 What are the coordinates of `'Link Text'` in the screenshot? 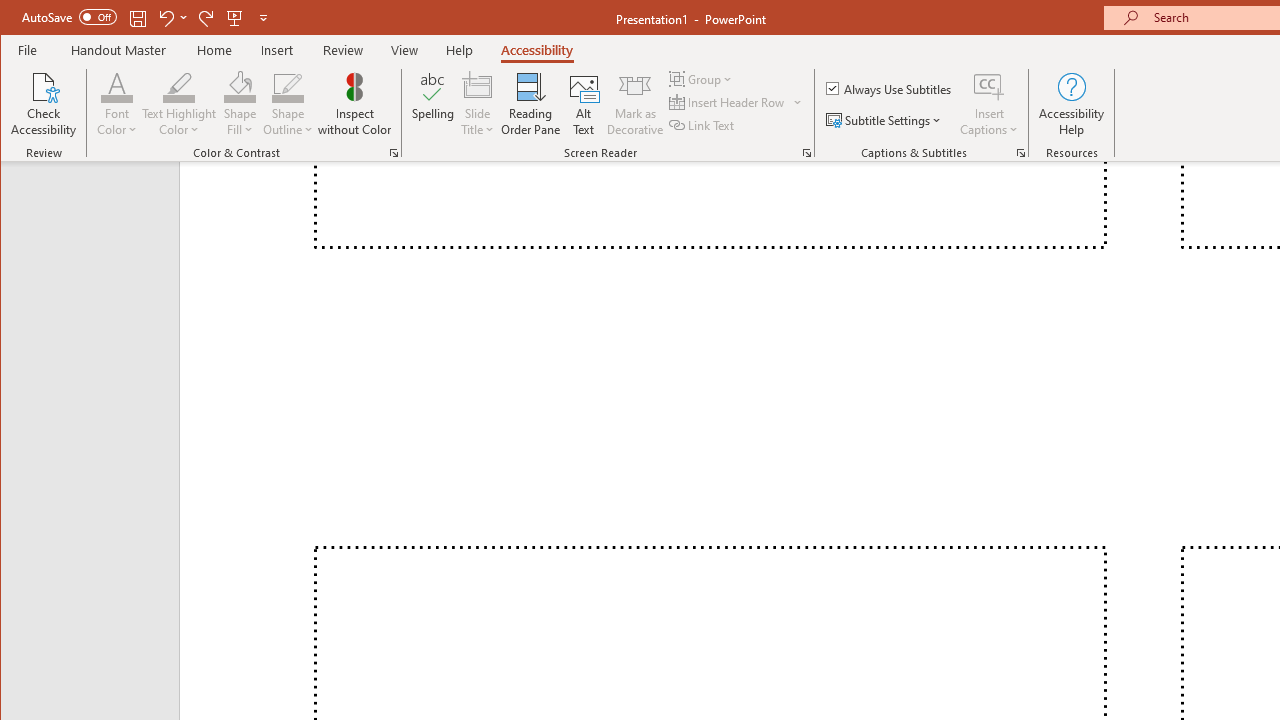 It's located at (703, 125).